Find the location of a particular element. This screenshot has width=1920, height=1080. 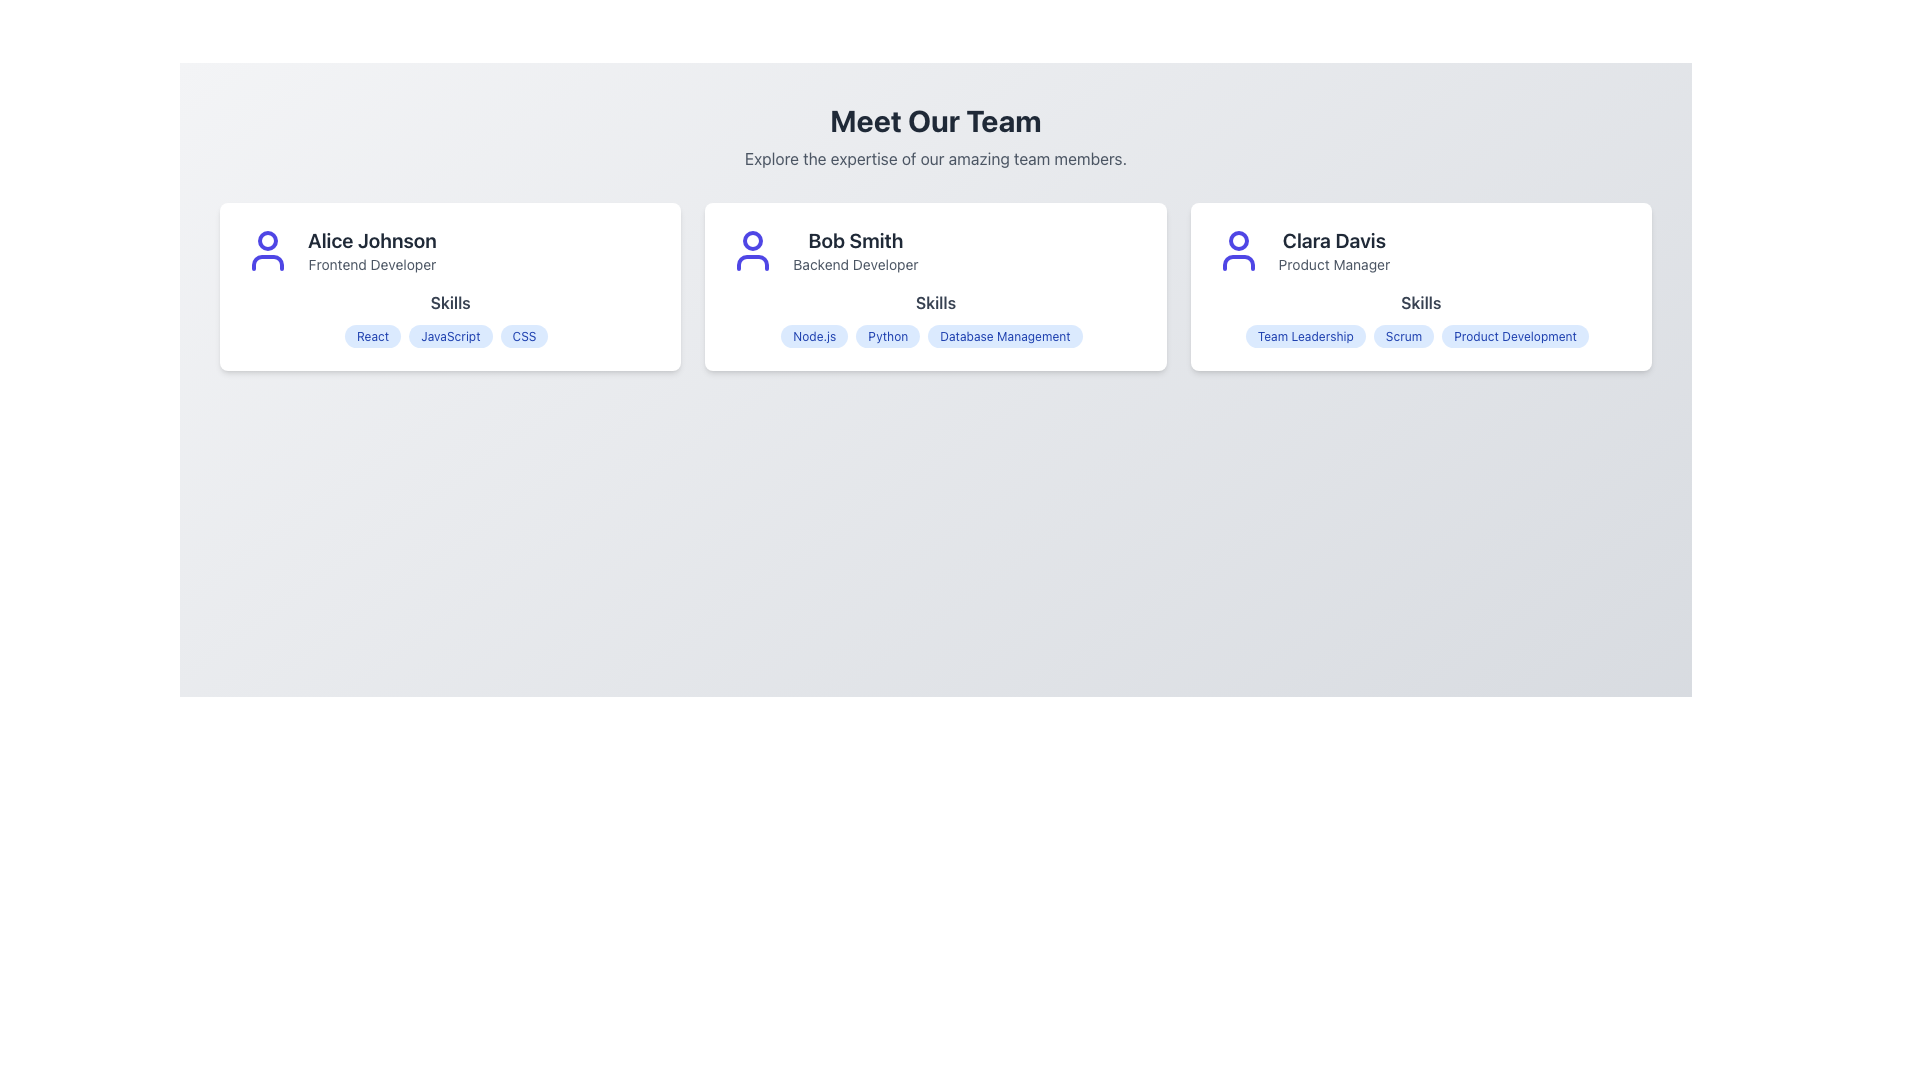

the team member card for Bob Smith, which displays his role as a Backend Developer and skills in a visually appealing format, positioned centrally between the cards for Alice Johnson and Clara Davis in the 'Meet Our Team' section is located at coordinates (935, 286).